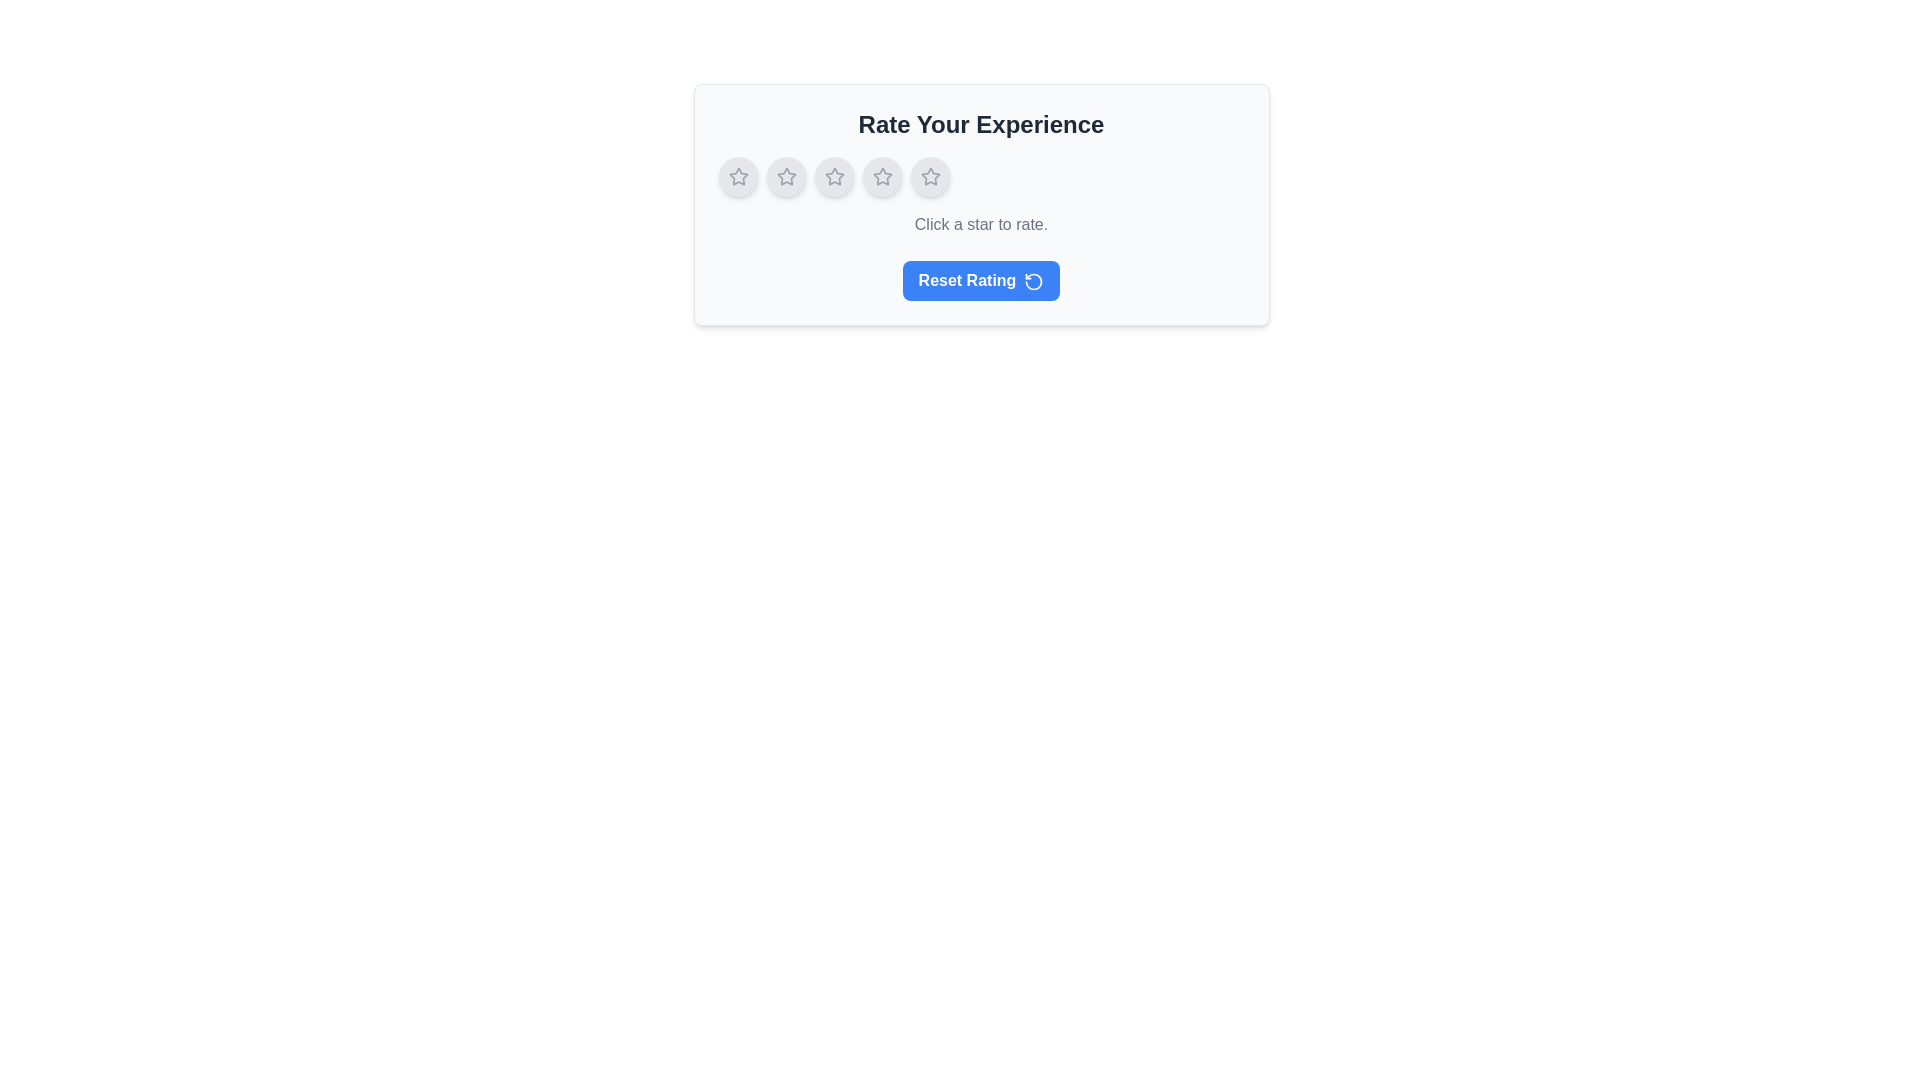 Image resolution: width=1920 pixels, height=1080 pixels. I want to click on the text label that provides guidance for the rating component, located below the five star icons and above the blue 'Reset Rating' button, so click(981, 224).